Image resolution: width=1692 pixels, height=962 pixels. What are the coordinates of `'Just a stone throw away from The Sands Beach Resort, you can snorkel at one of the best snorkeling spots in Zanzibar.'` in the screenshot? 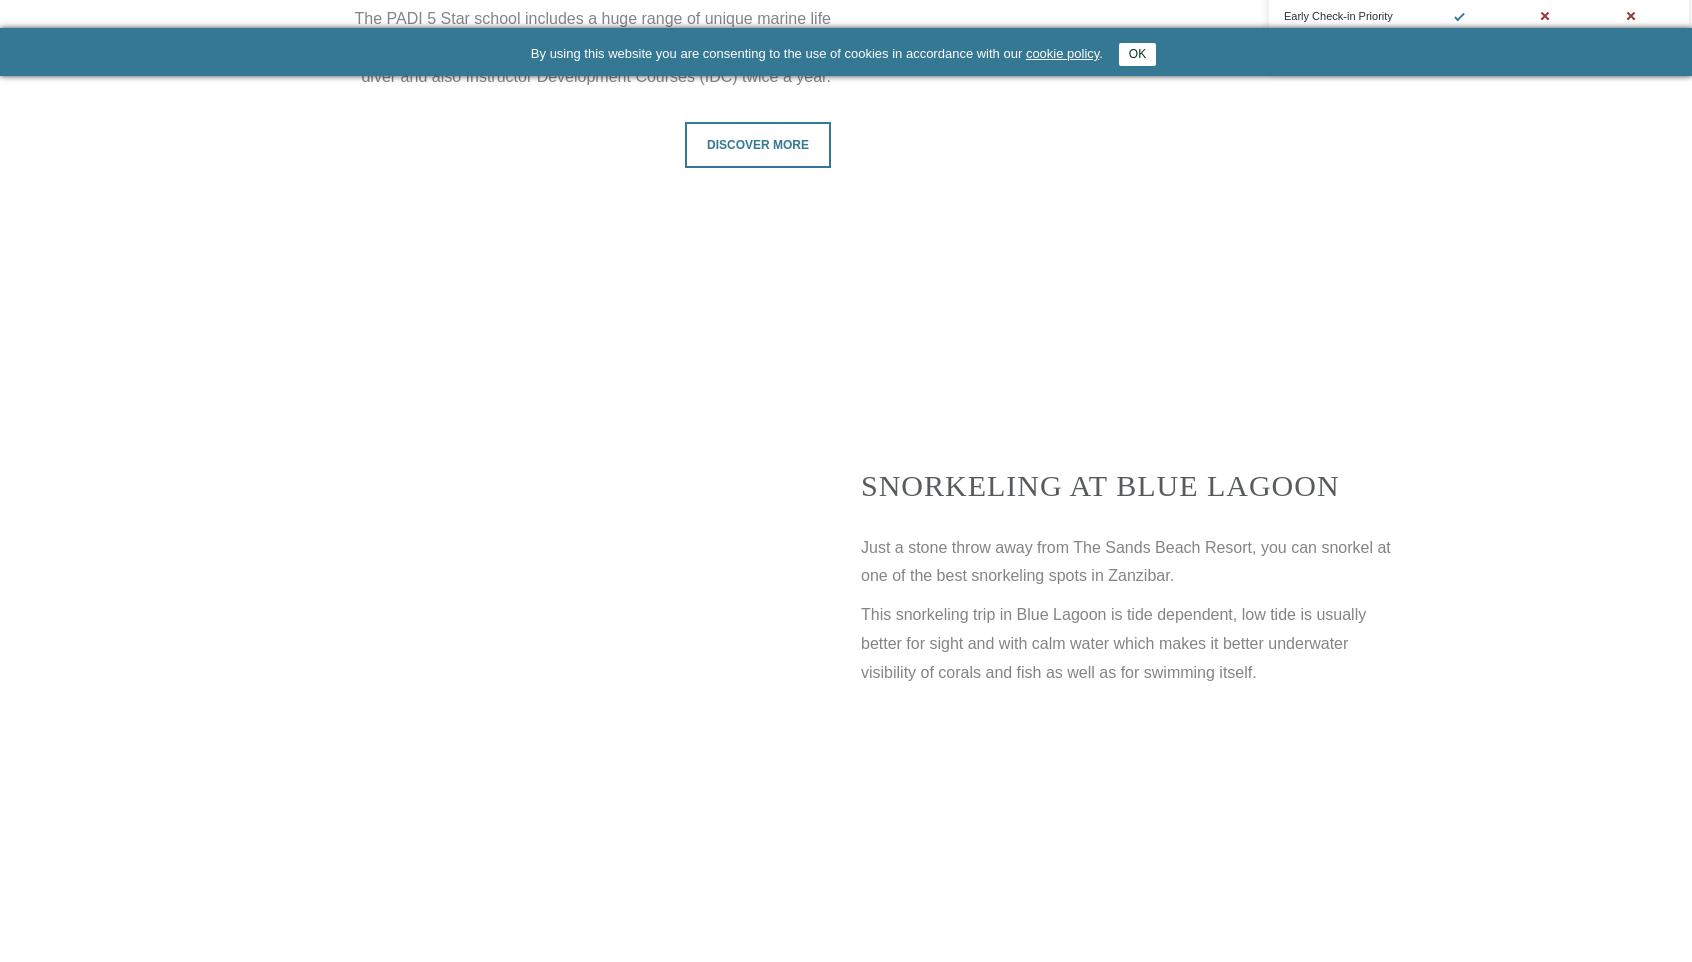 It's located at (1125, 561).